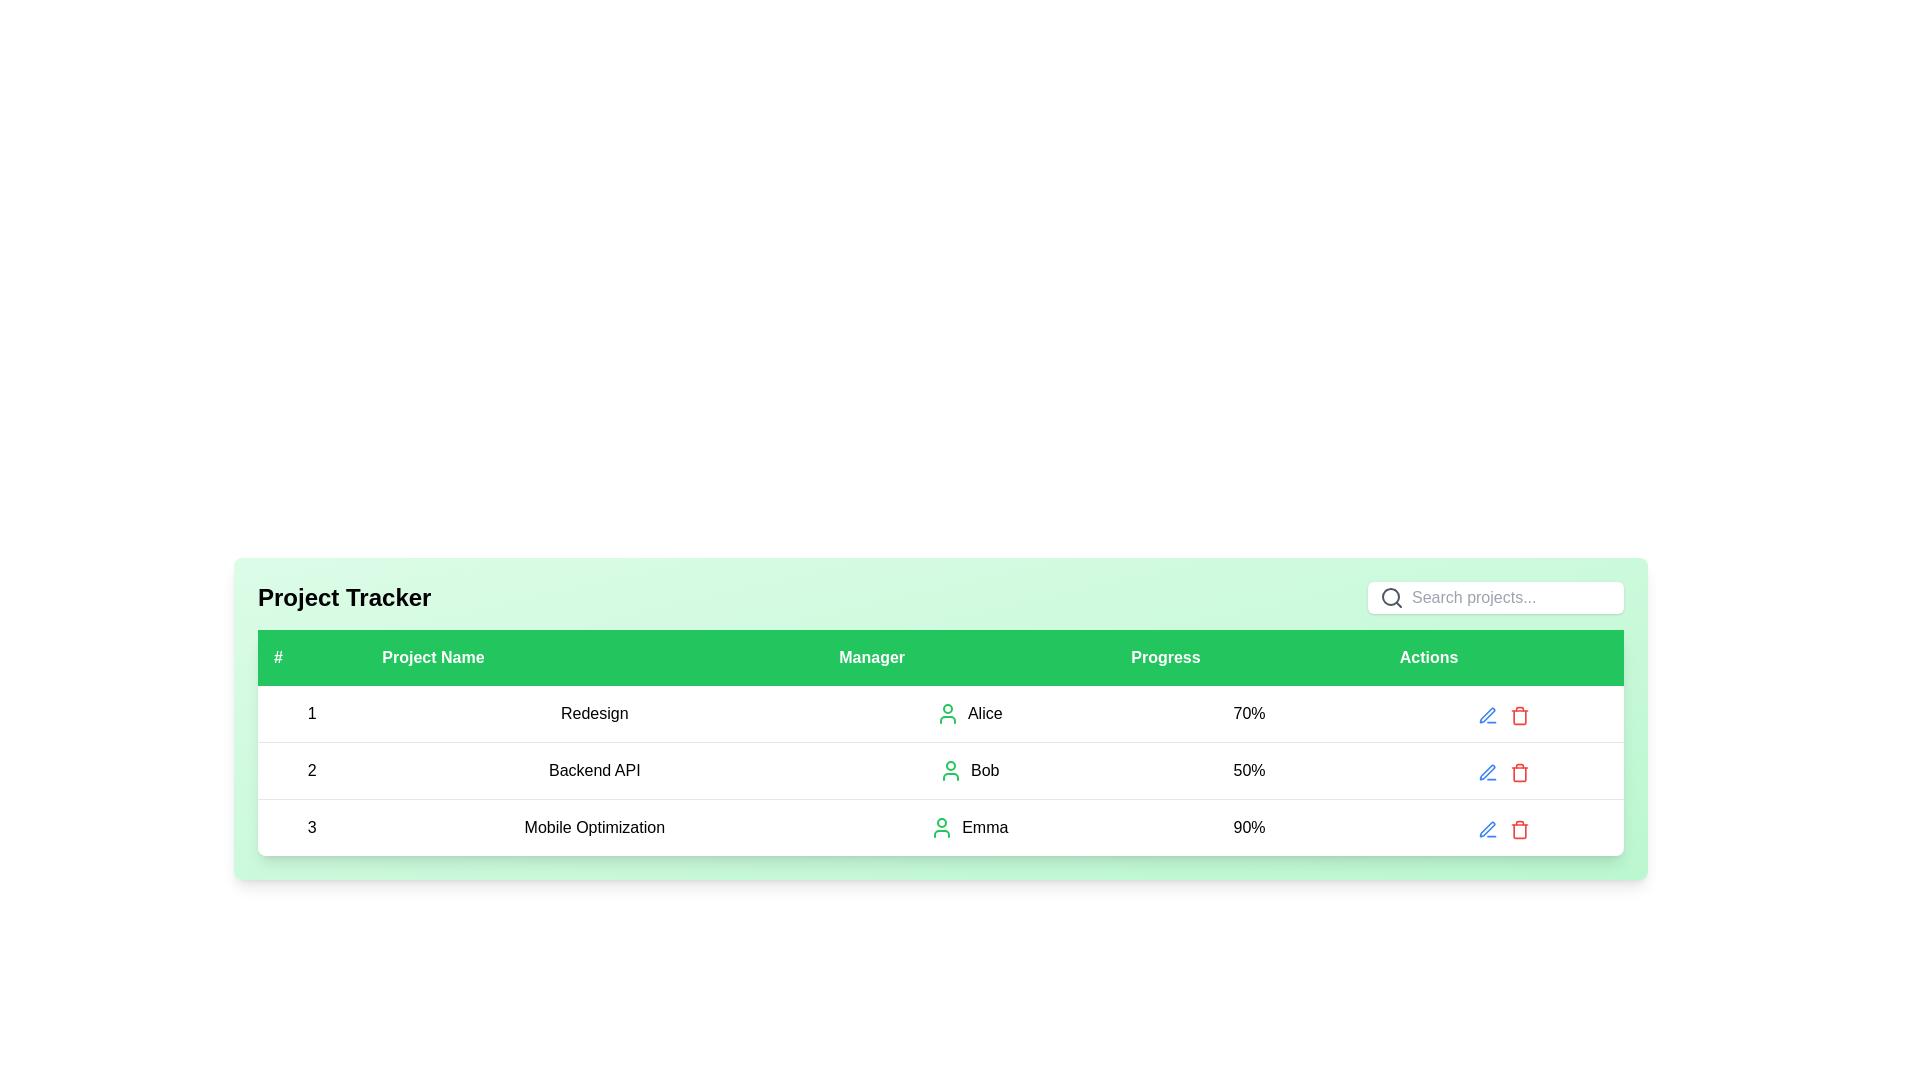 The height and width of the screenshot is (1080, 1920). I want to click on the second row in the 'Project Tracker' table that provides details about the 'Backend API' project, so click(939, 770).